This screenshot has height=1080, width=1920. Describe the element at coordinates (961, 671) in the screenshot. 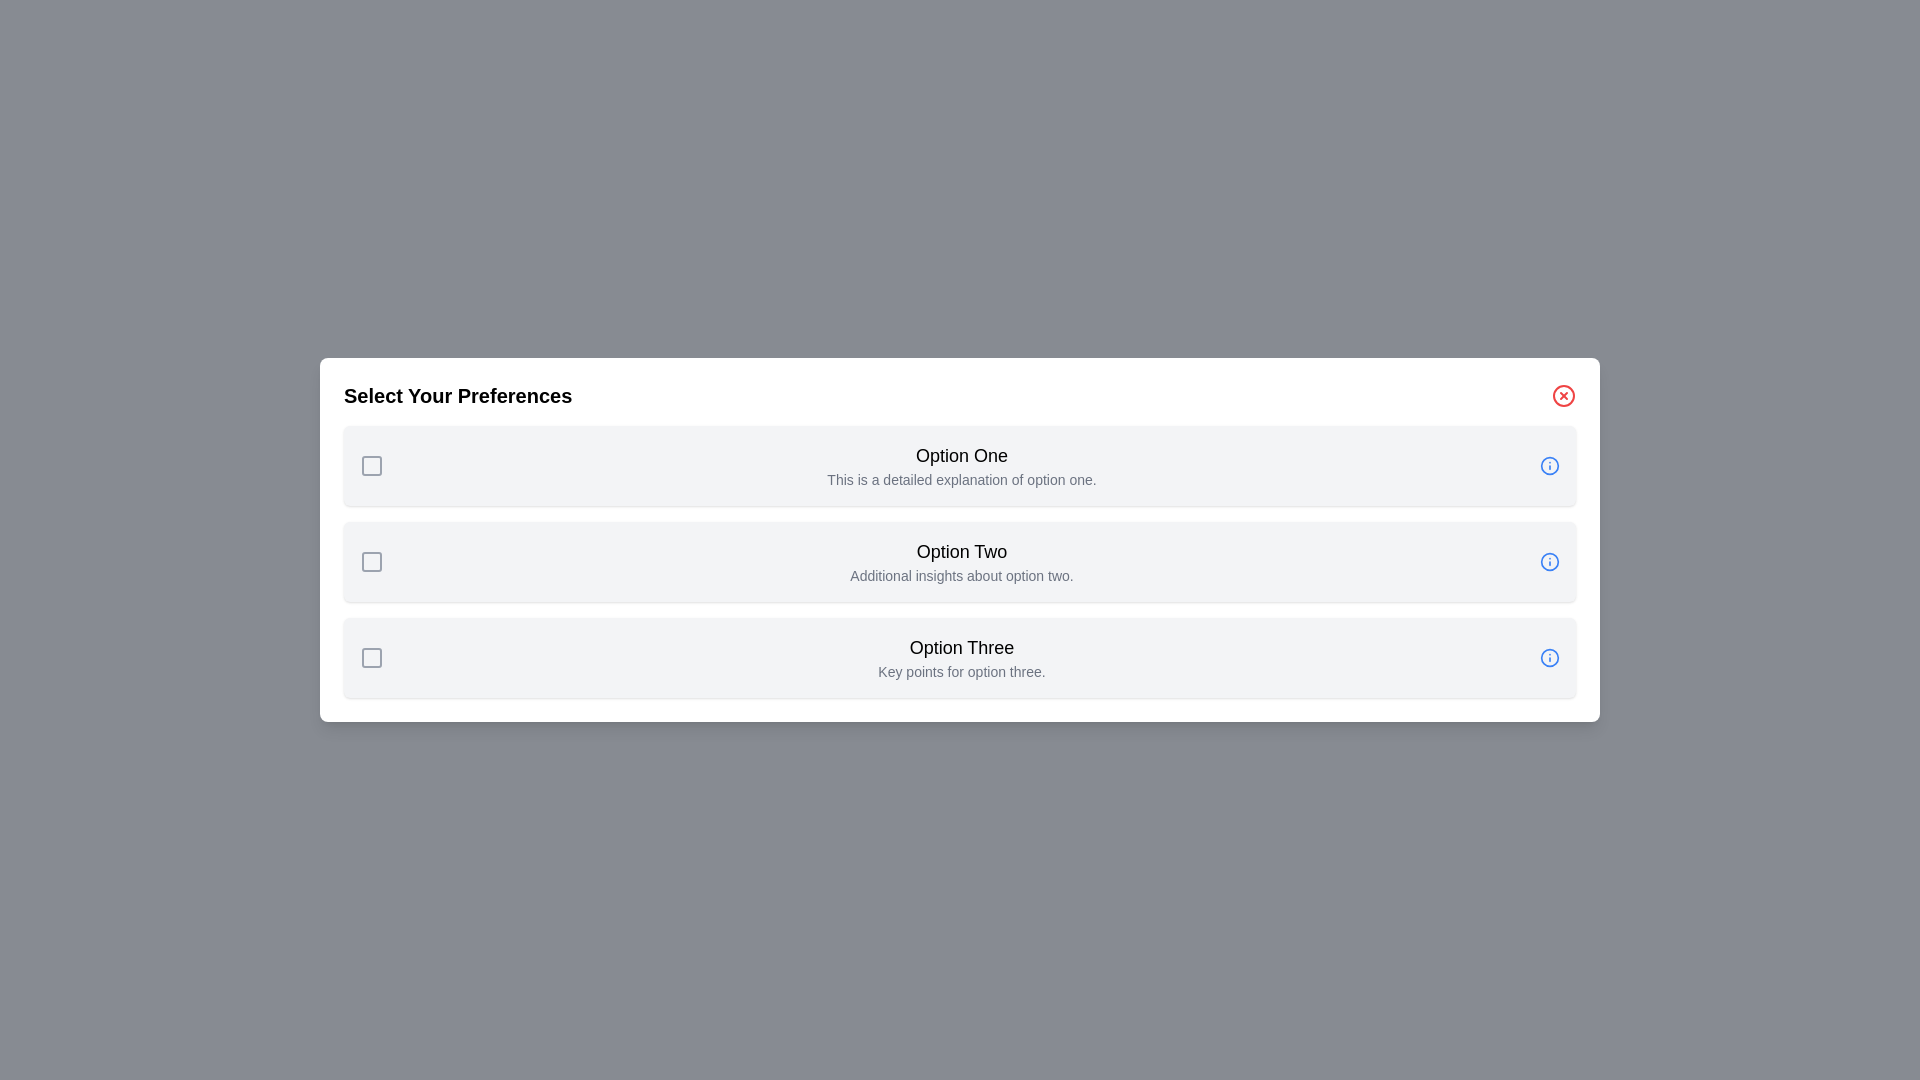

I see `the text label that provides additional descriptive information about 'Option Three', which is located underneath the 'Option Three' heading` at that location.